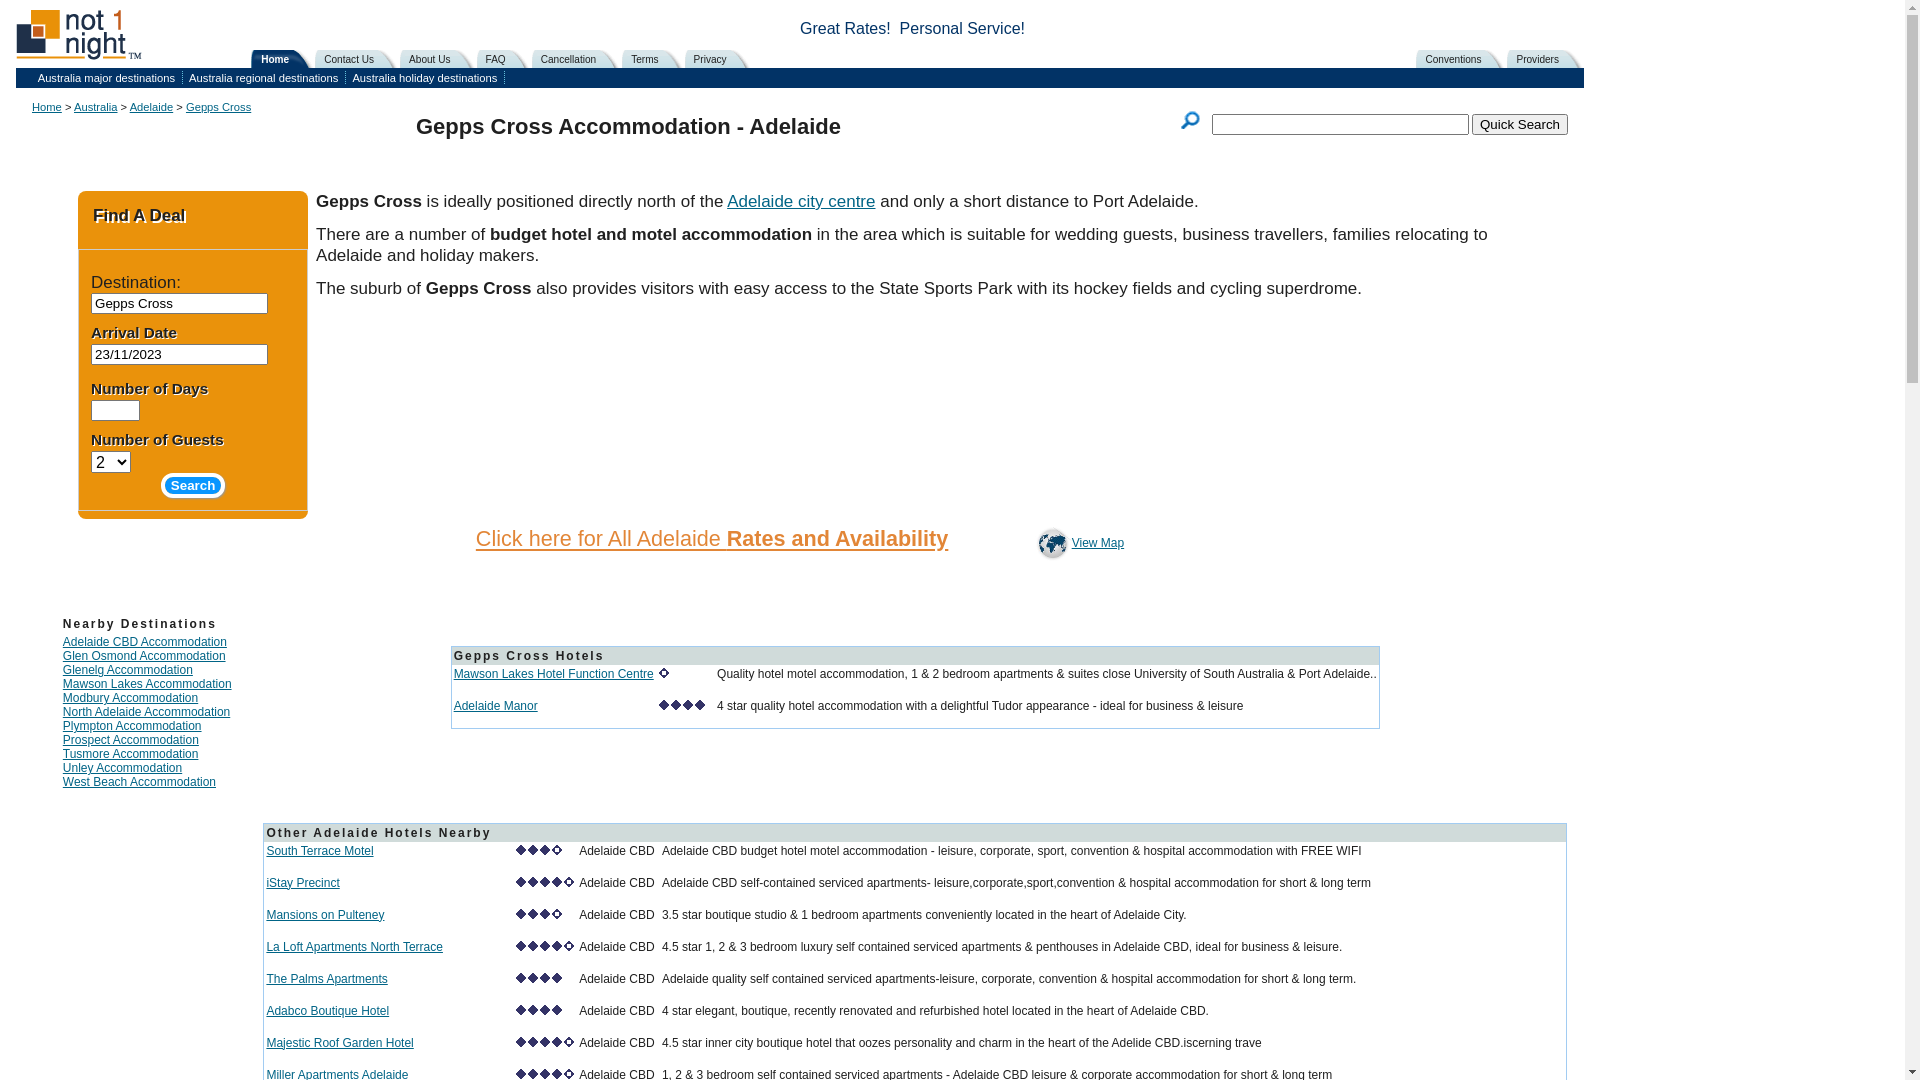 Image resolution: width=1920 pixels, height=1080 pixels. I want to click on 'FAQ', so click(506, 57).